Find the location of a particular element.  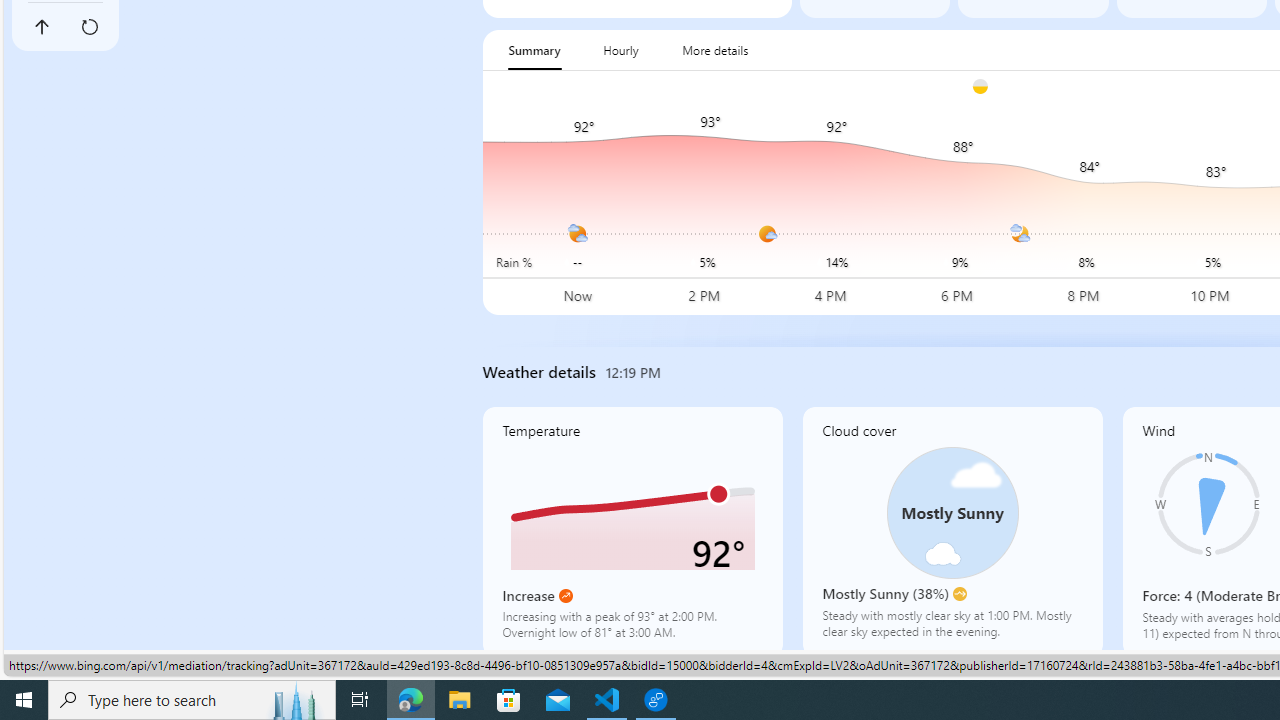

'More details' is located at coordinates (715, 49).